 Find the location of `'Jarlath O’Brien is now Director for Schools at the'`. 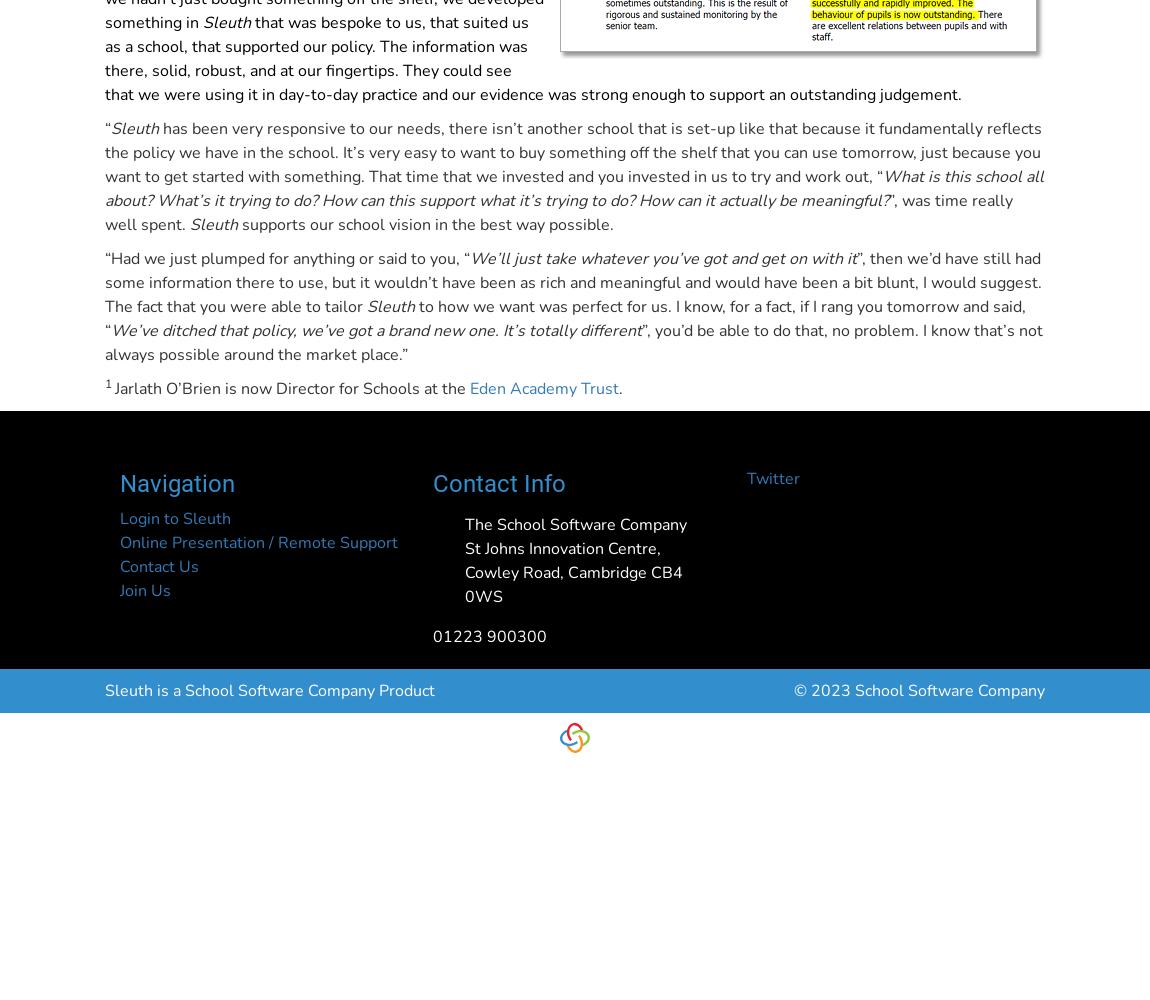

'Jarlath O’Brien is now Director for Schools at the' is located at coordinates (292, 389).